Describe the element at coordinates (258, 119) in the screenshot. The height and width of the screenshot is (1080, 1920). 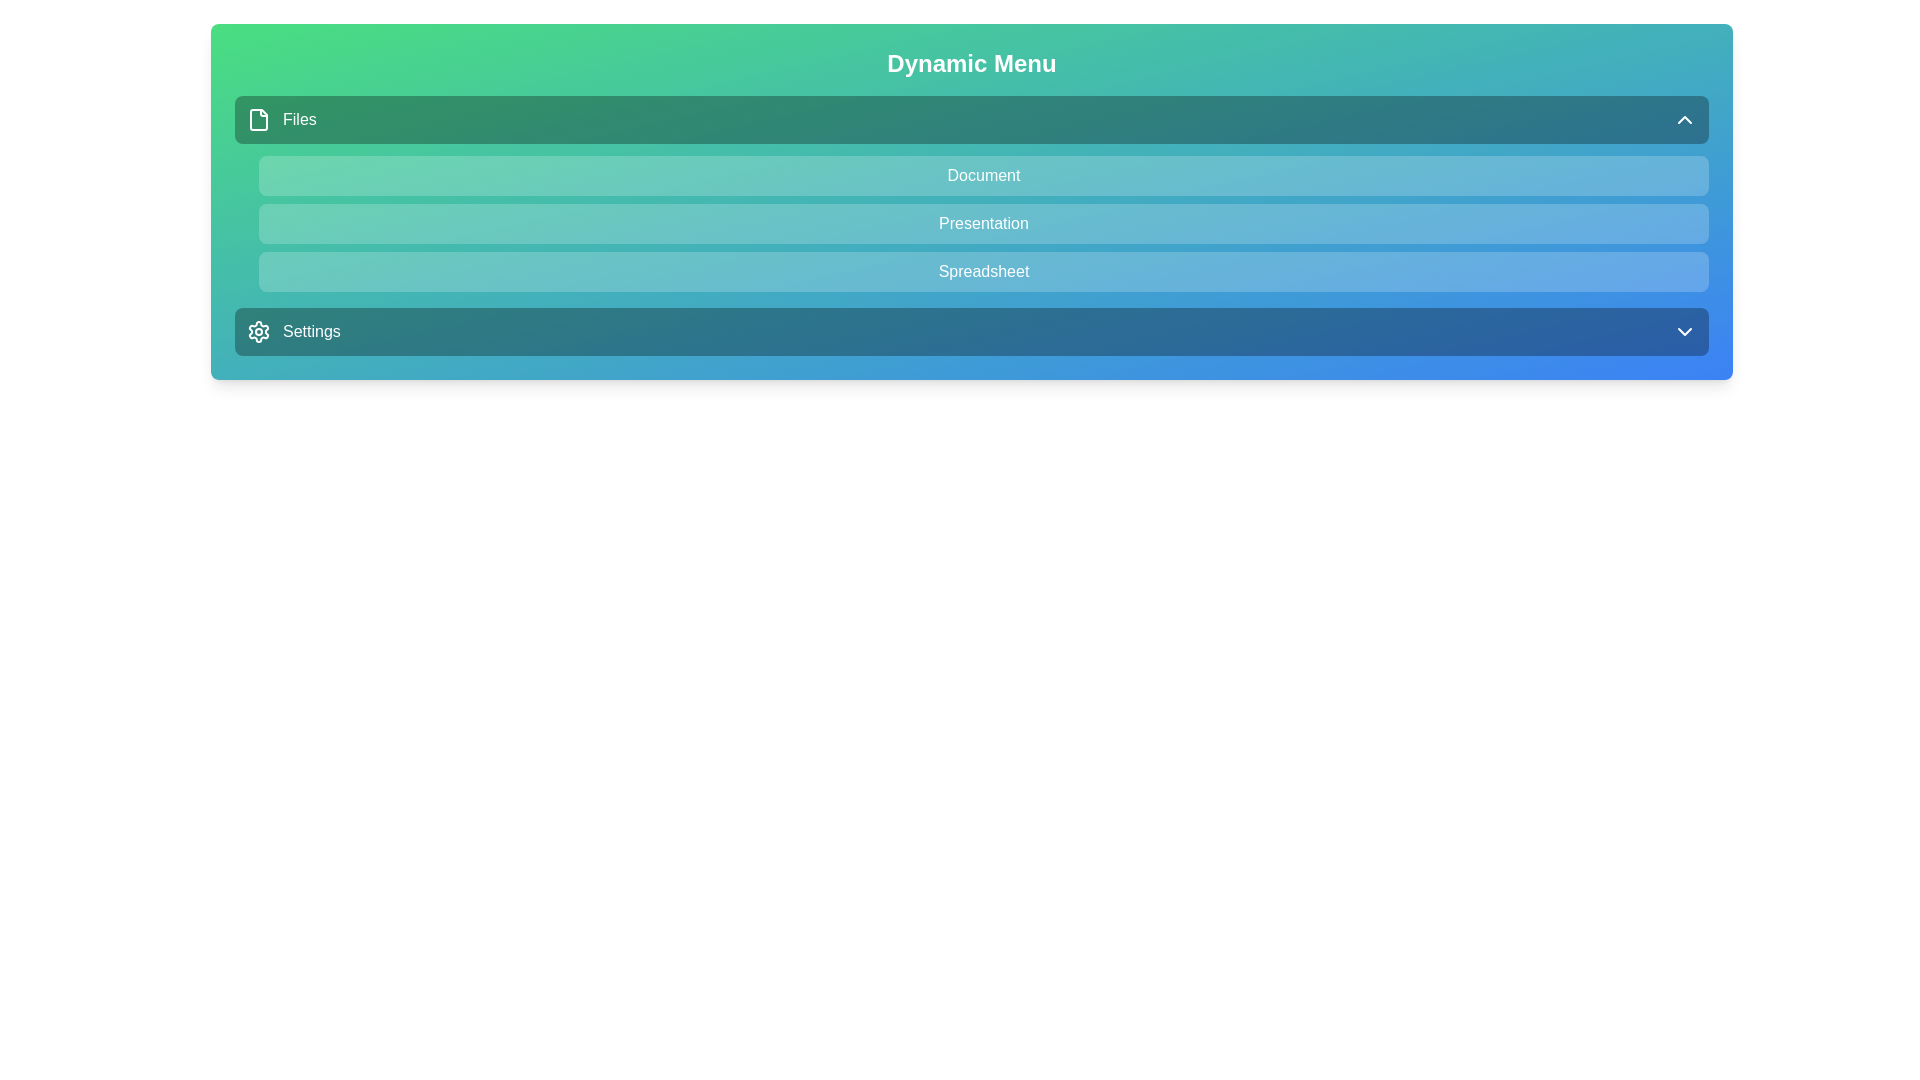
I see `the decorative SVG graphic element with a file icon design located in the left section of the header labeled 'Files'` at that location.